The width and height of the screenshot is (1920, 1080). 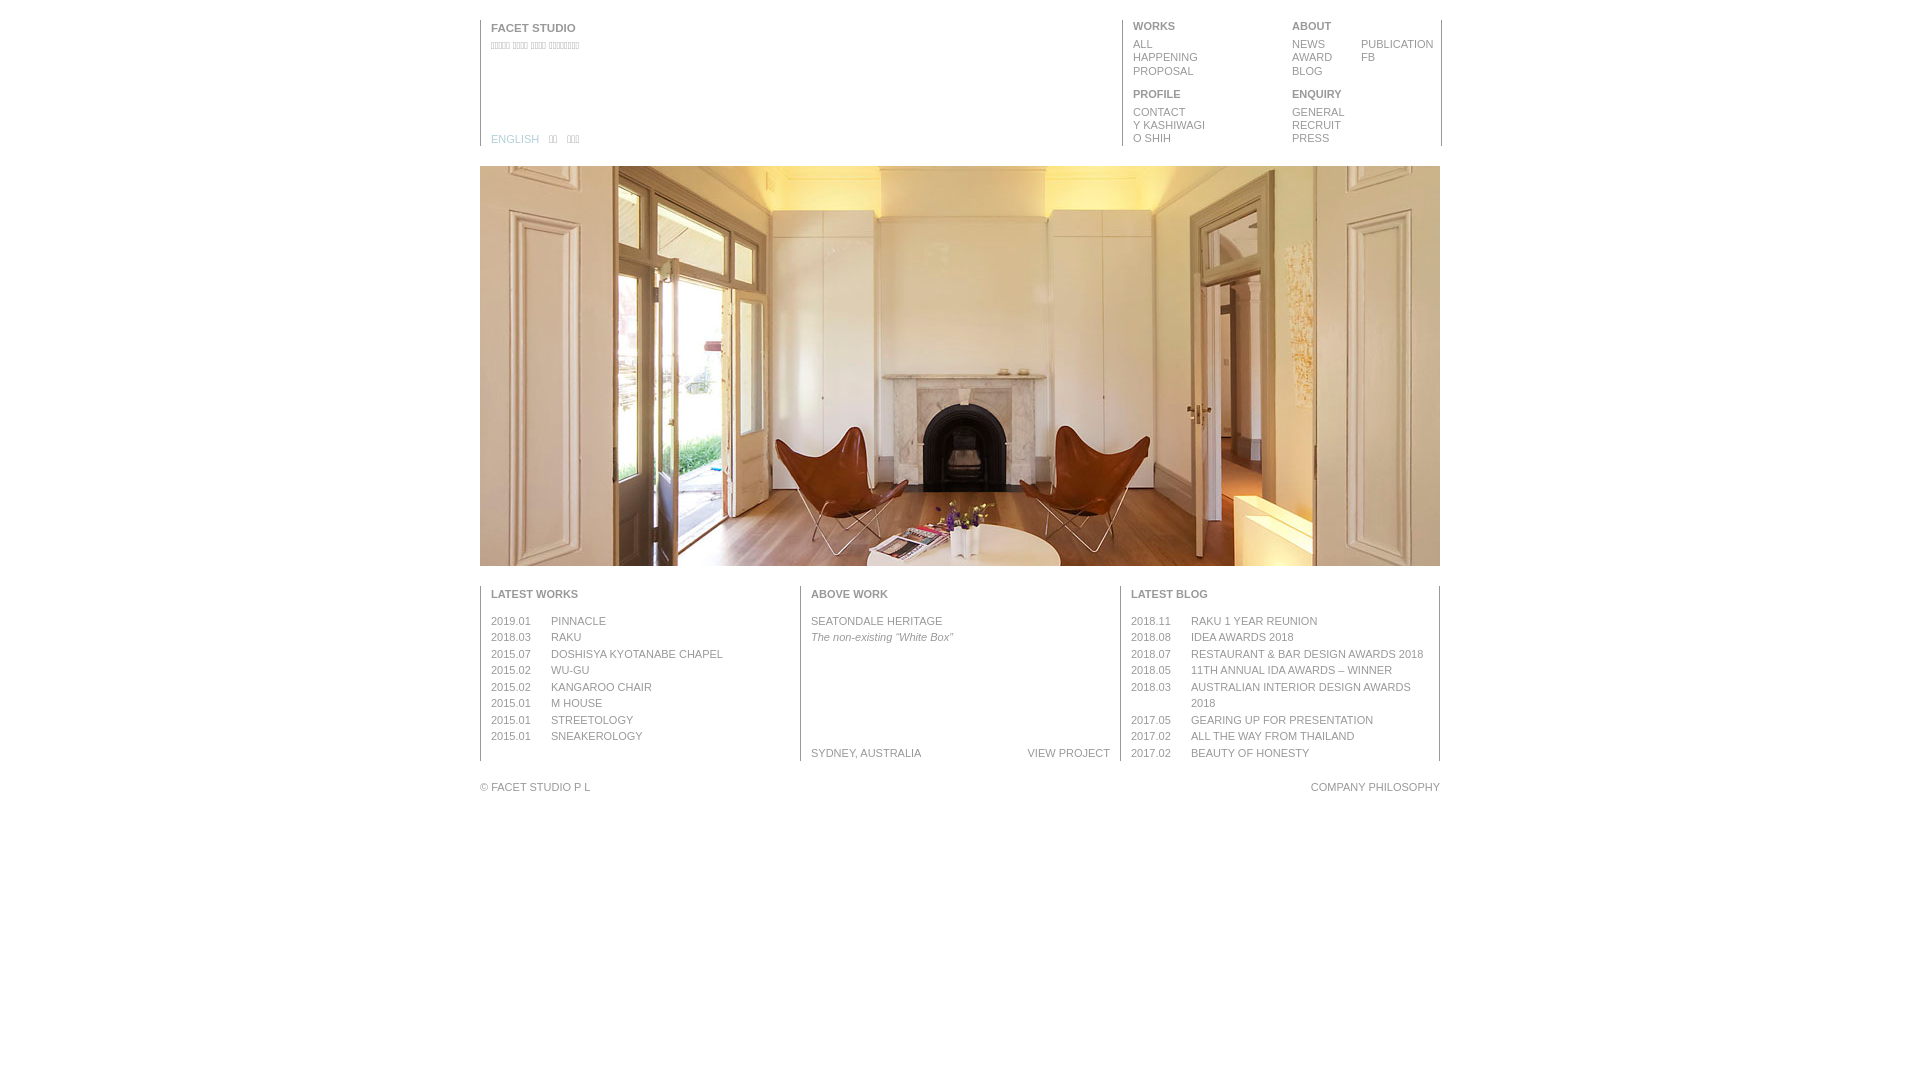 I want to click on 'FACET STUDIO', so click(x=533, y=27).